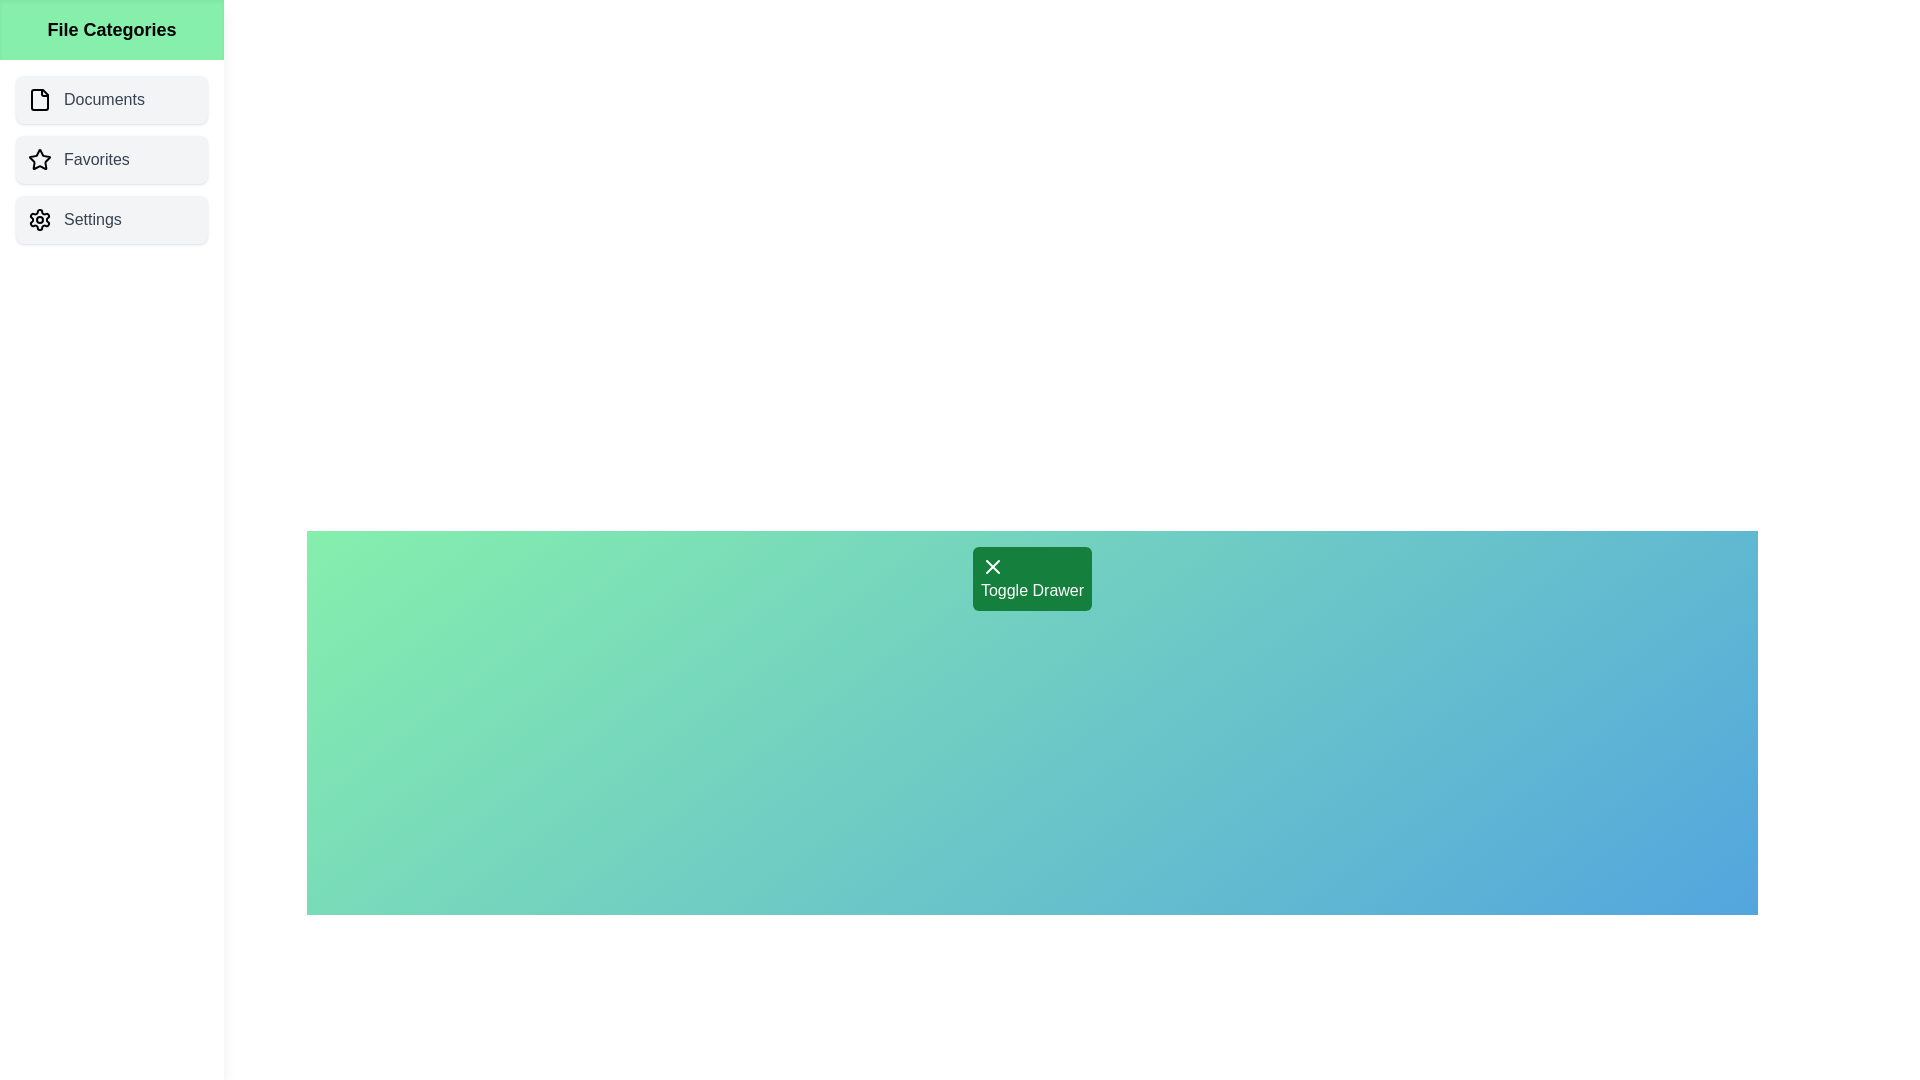 This screenshot has width=1920, height=1080. I want to click on the category Settings from the drawer, so click(110, 219).